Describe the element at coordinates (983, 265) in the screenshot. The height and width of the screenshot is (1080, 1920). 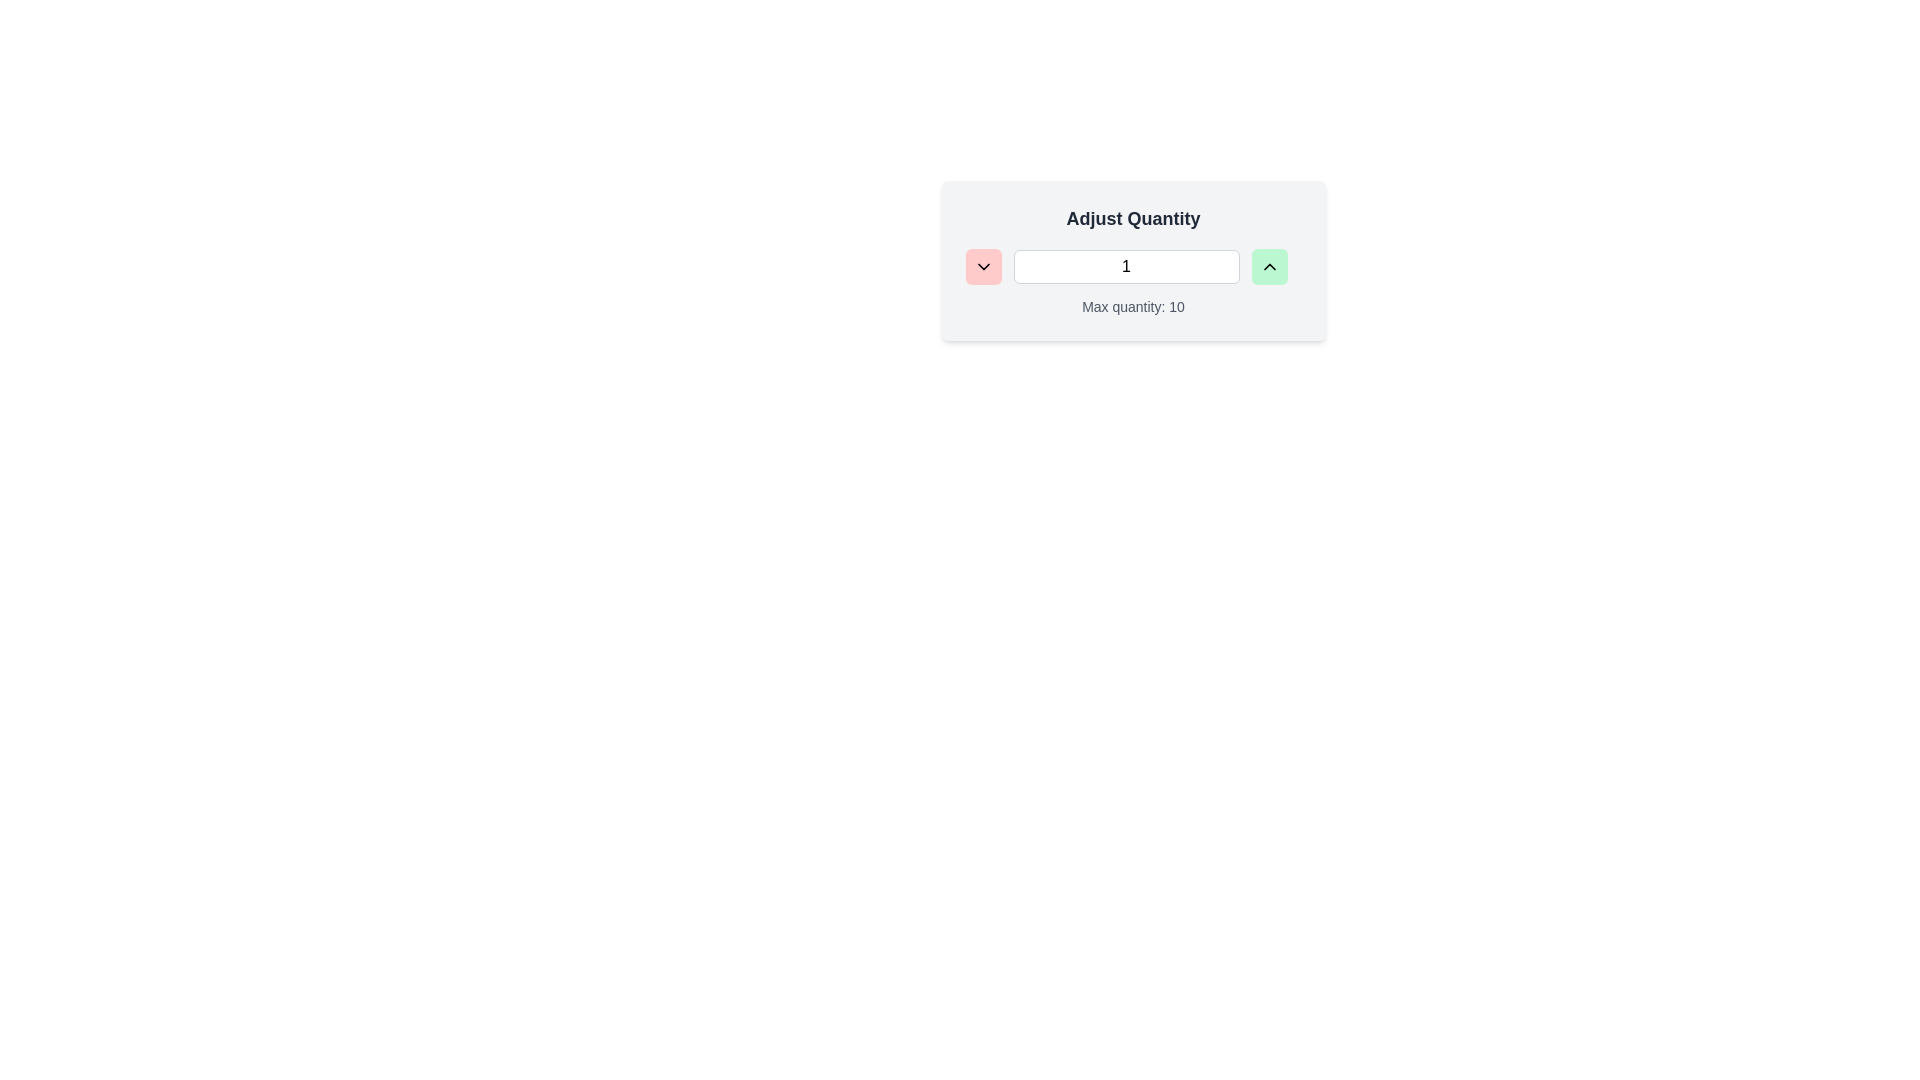
I see `the leftmost button in the 'Adjust Quantity' section to decrease the quantity displayed in the adjacent text input field` at that location.